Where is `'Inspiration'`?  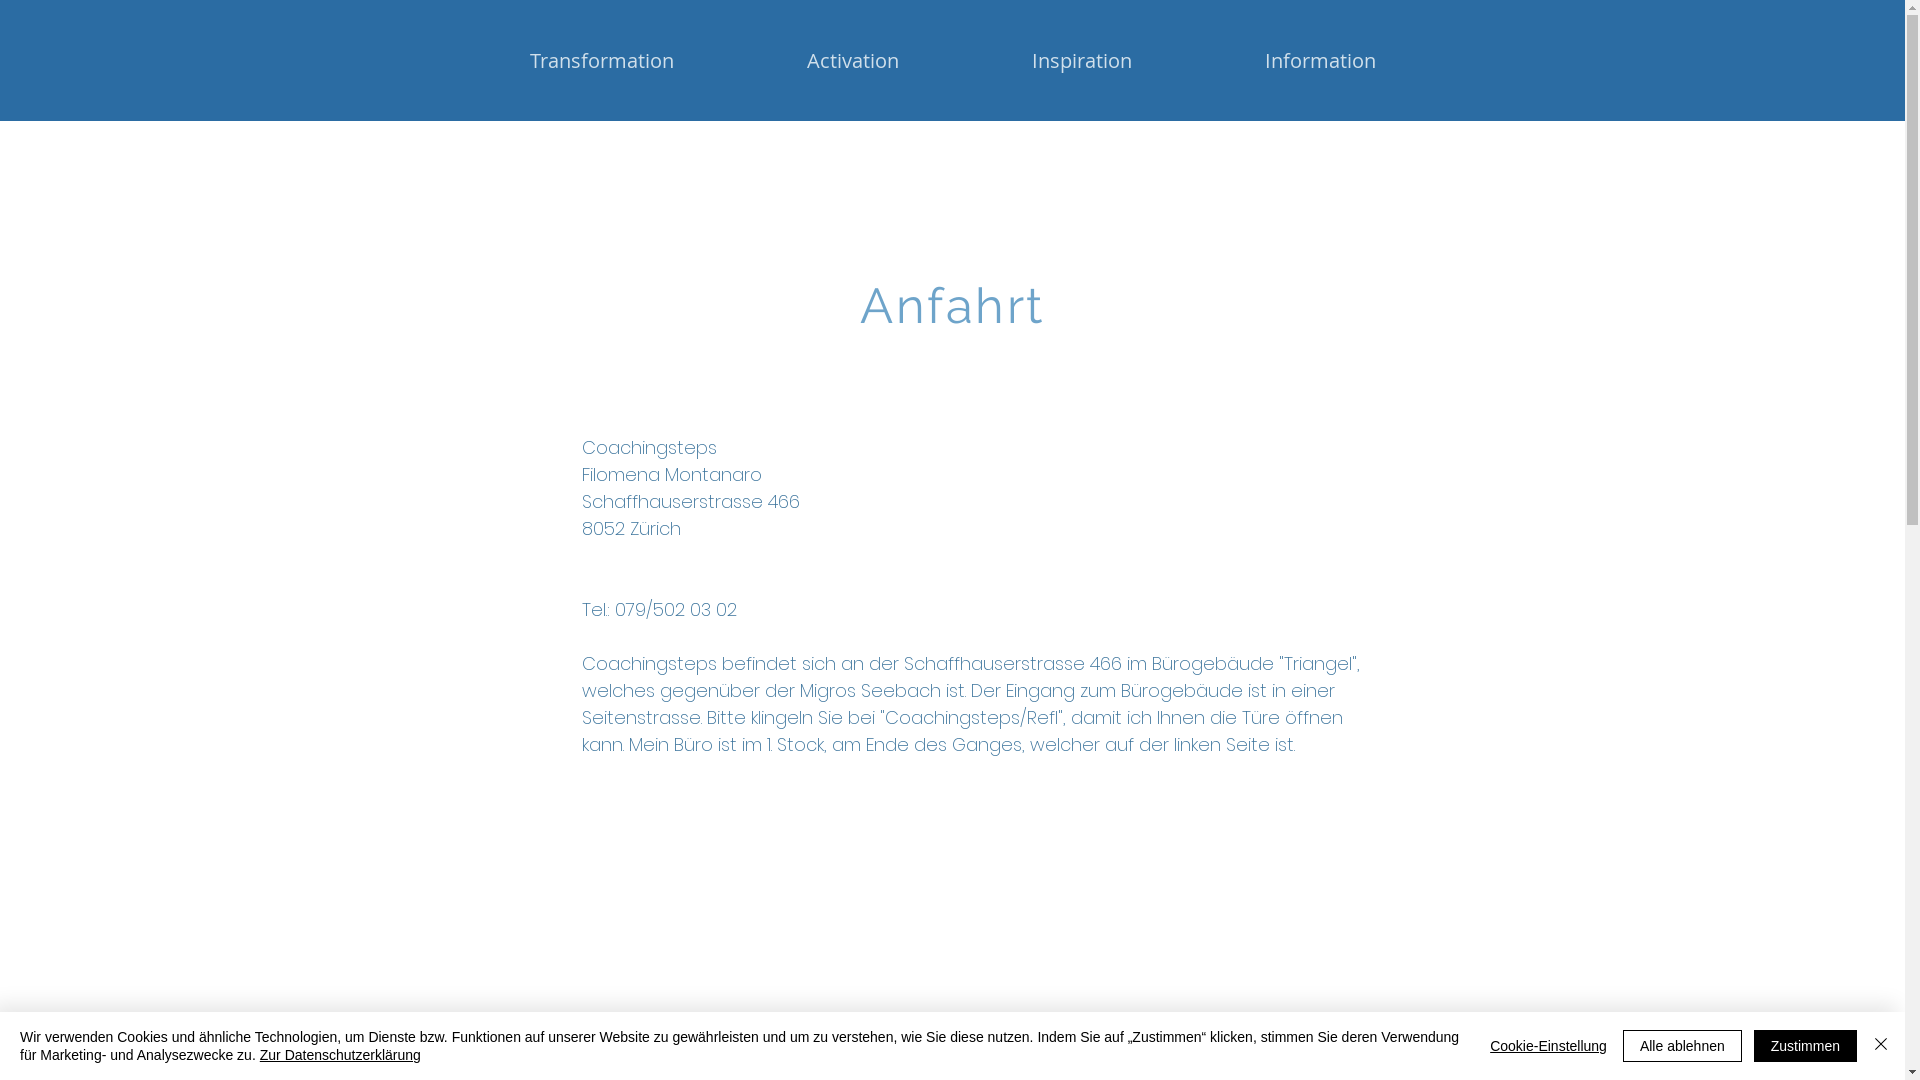 'Inspiration' is located at coordinates (1081, 59).